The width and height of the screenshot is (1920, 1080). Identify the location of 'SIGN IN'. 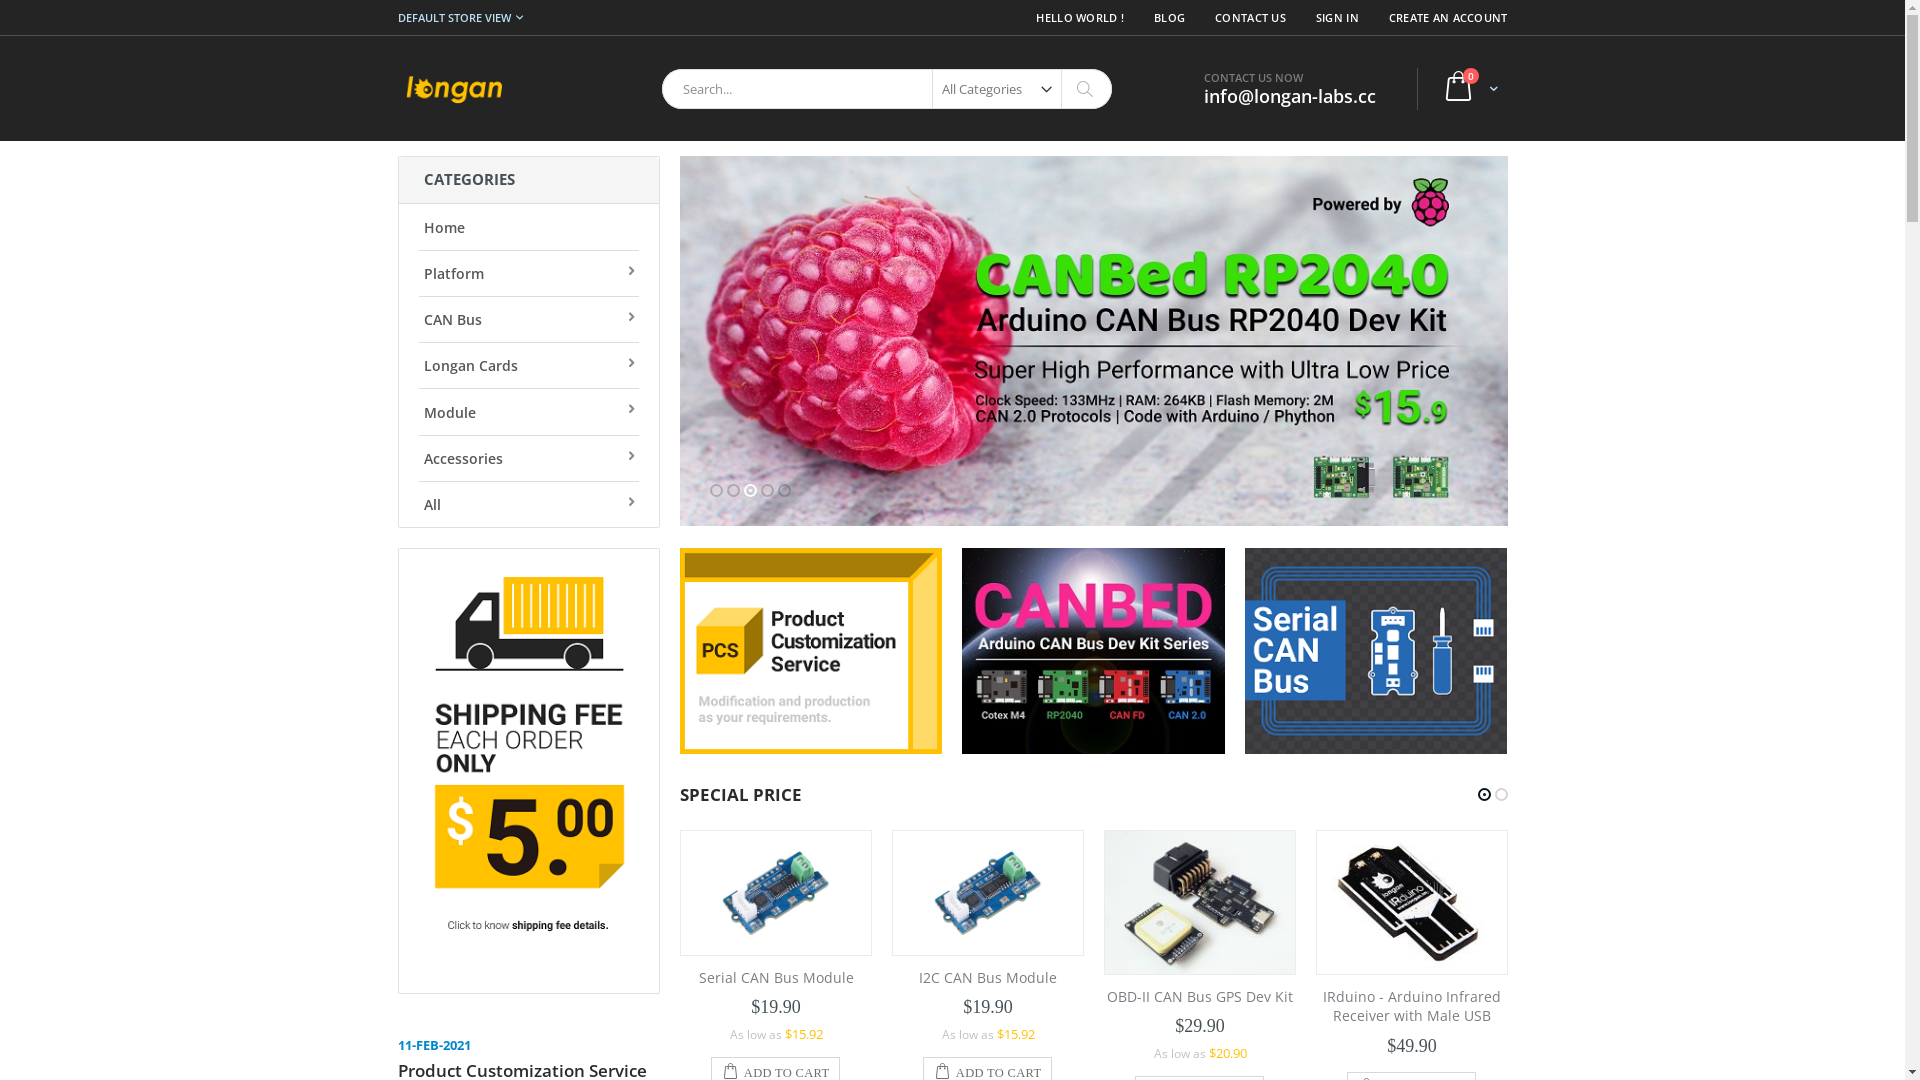
(1337, 17).